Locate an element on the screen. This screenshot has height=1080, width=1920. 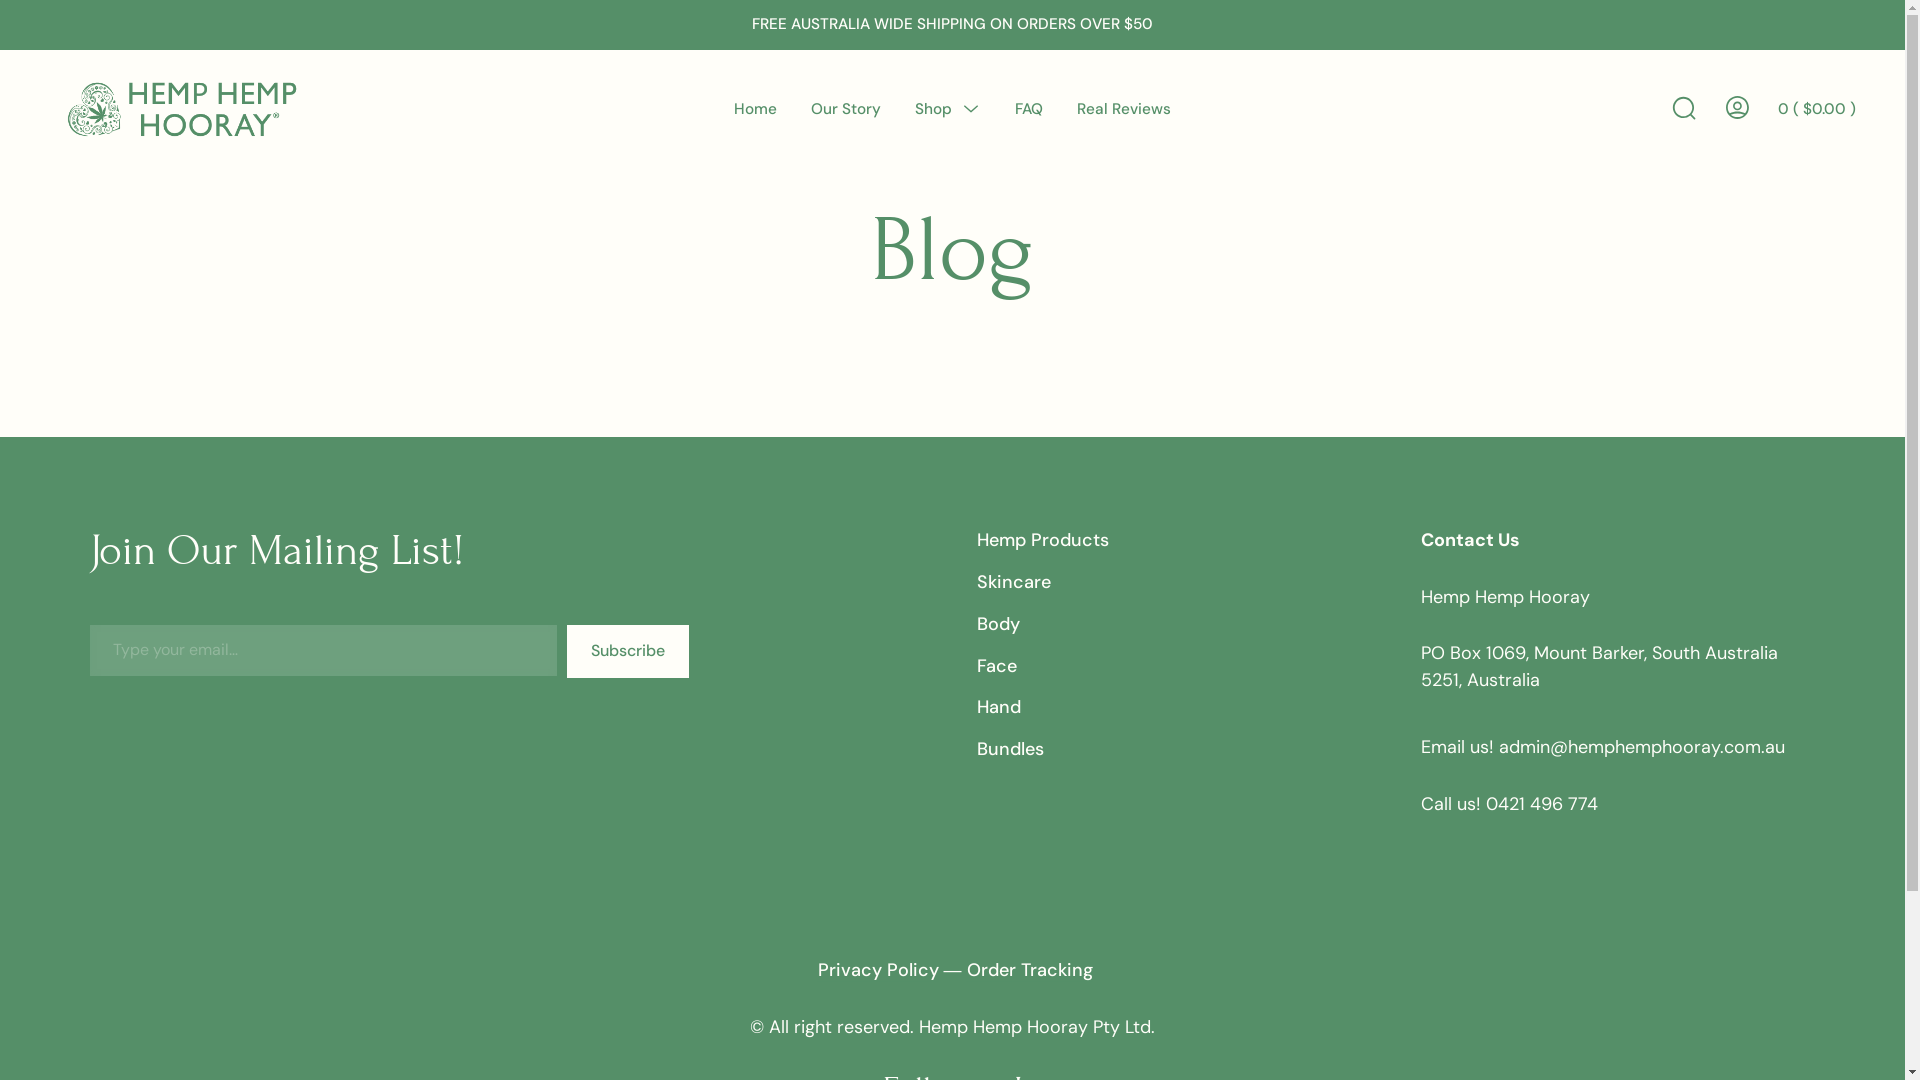
'Order Tracking' is located at coordinates (1028, 968).